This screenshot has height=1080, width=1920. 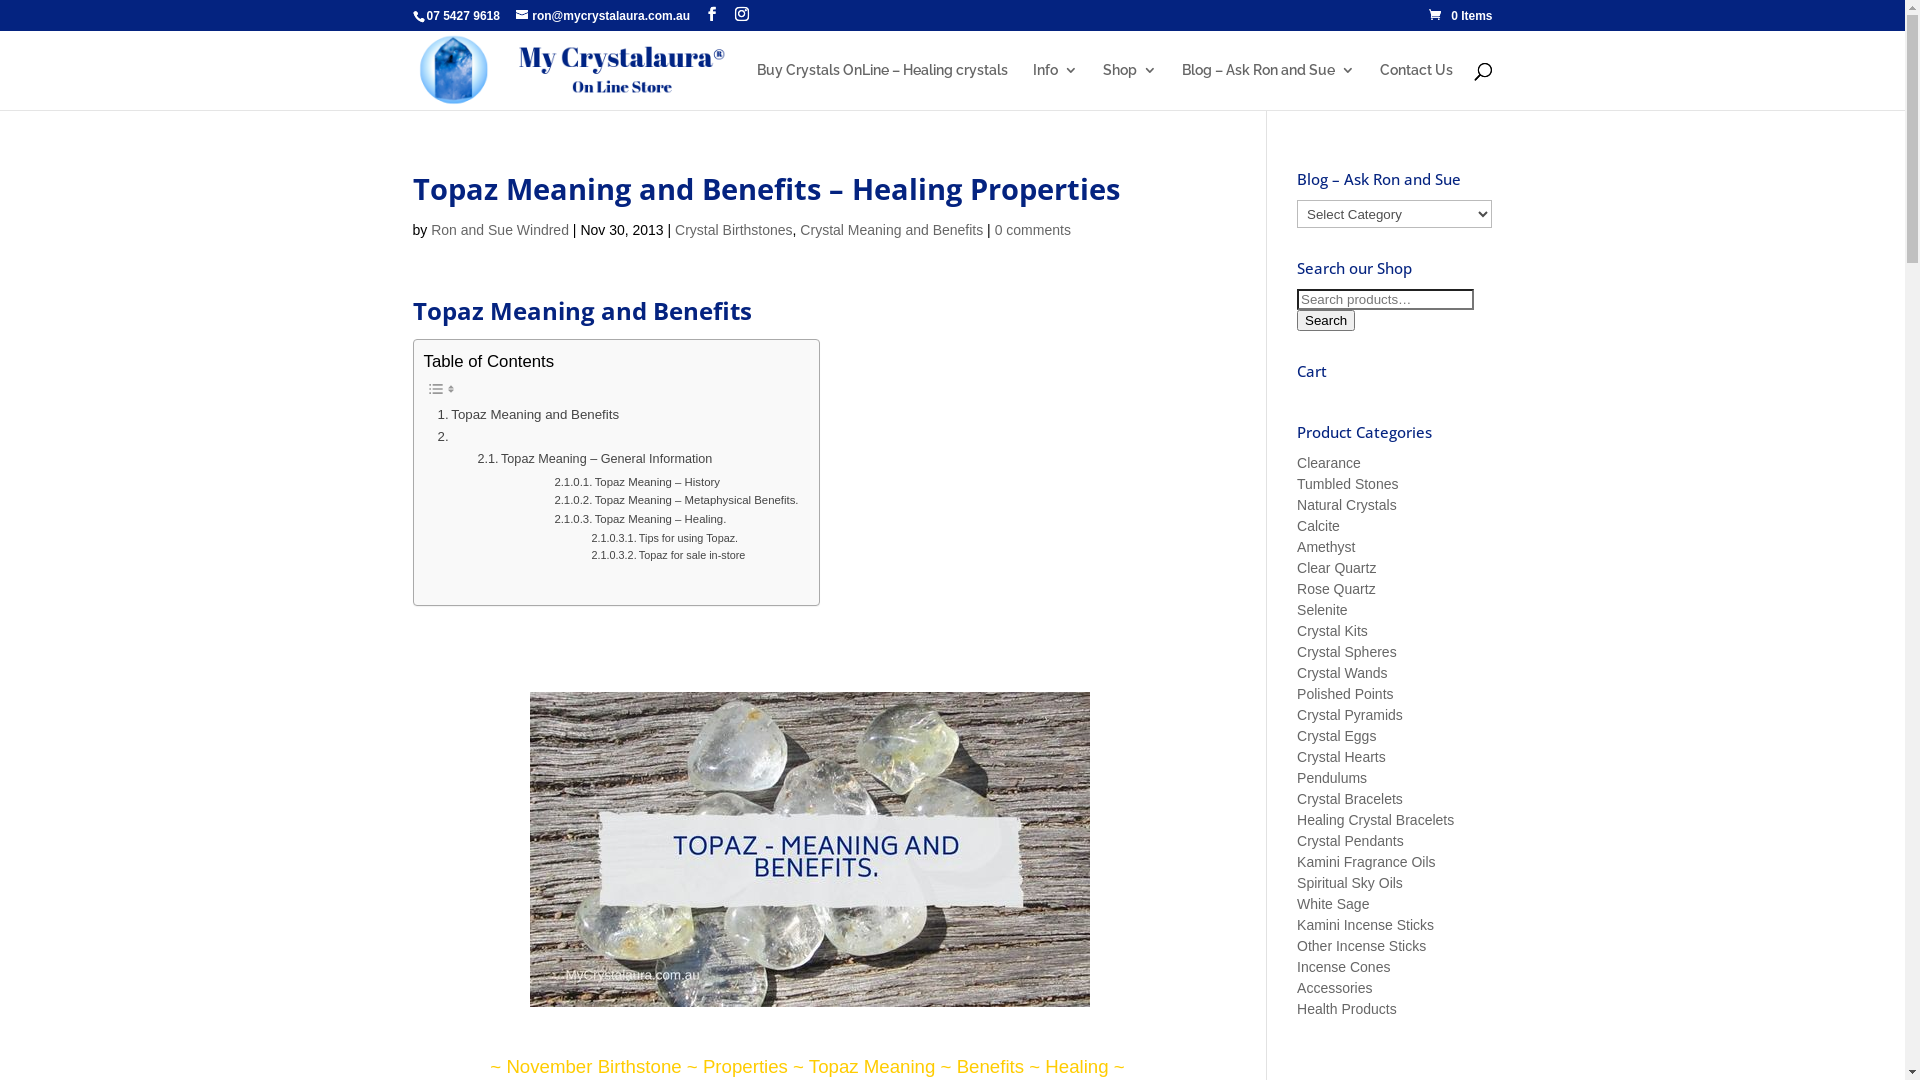 I want to click on 'Crystal Hearts', so click(x=1341, y=756).